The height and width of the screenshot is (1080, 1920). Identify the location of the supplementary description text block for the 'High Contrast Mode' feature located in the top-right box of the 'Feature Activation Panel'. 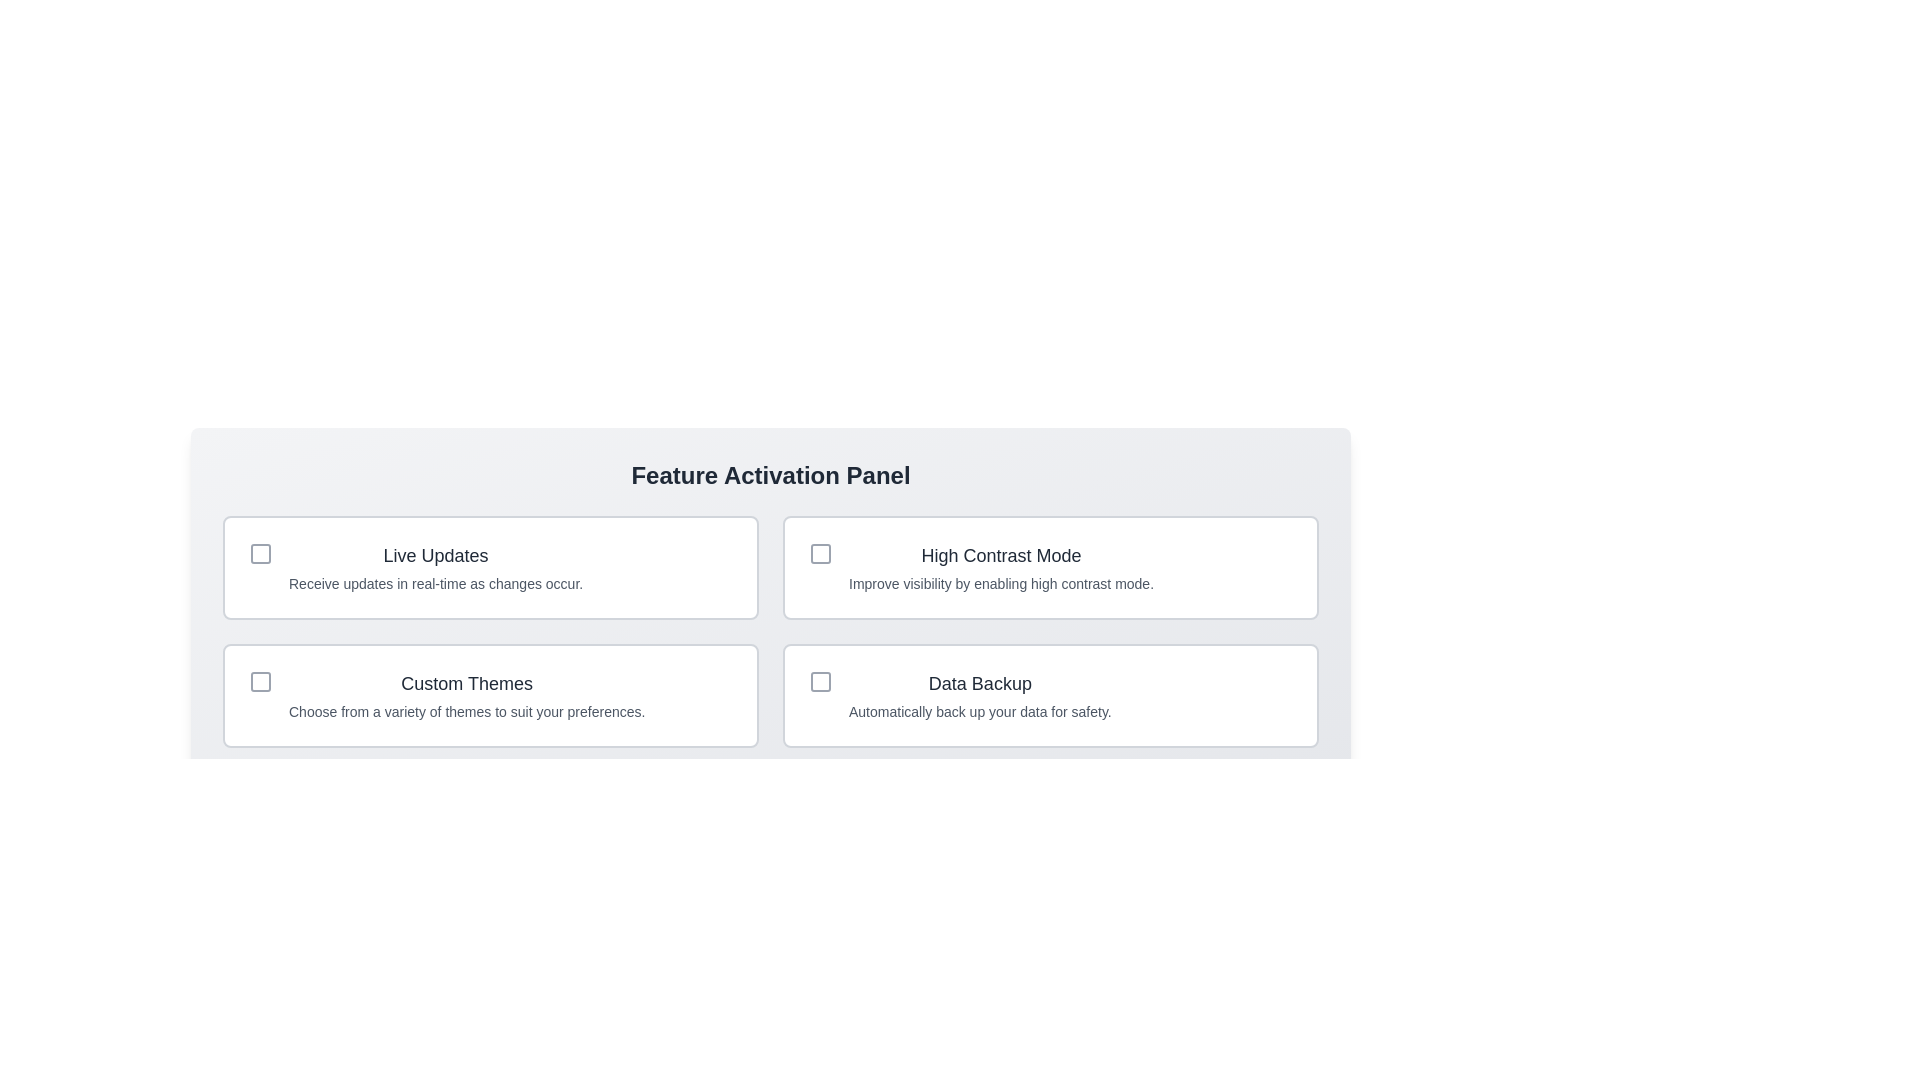
(1001, 583).